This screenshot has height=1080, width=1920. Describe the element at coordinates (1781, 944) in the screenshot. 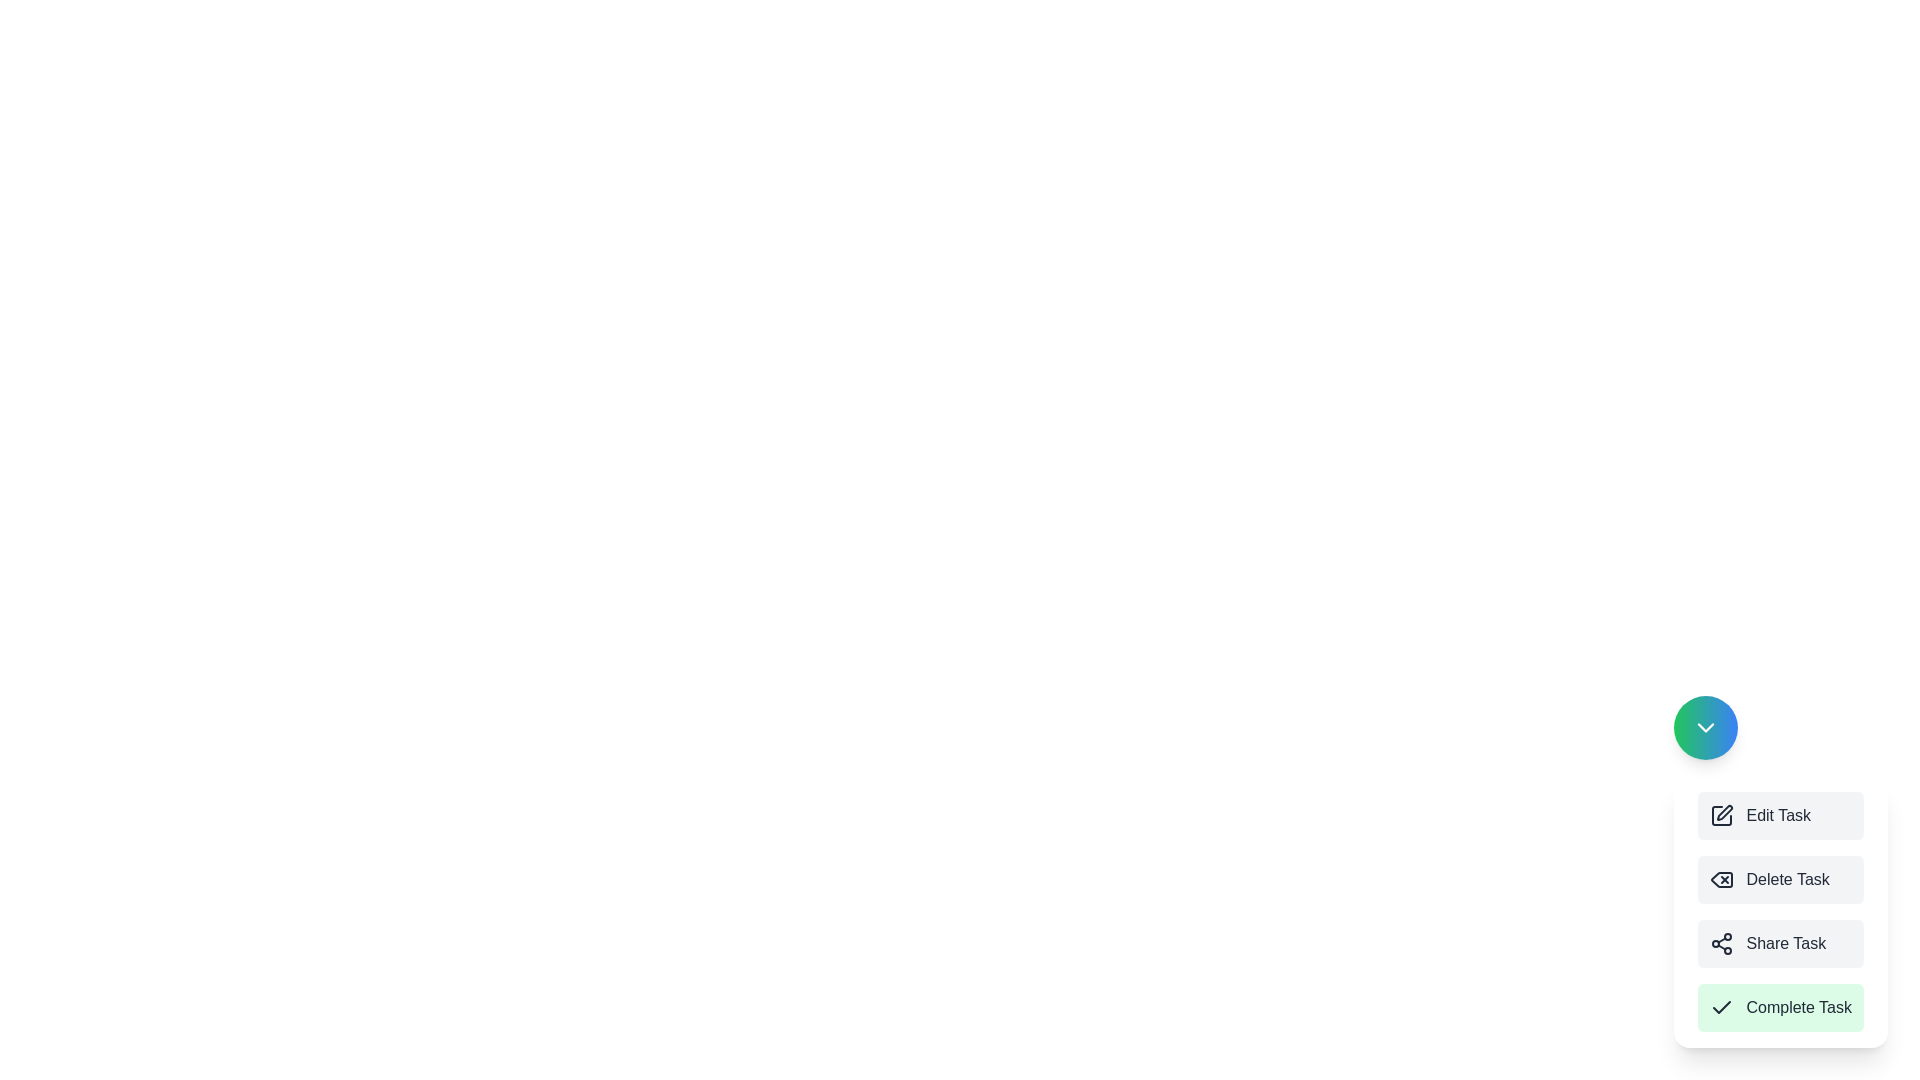

I see `the button labeled Share Task to observe the hover effect` at that location.